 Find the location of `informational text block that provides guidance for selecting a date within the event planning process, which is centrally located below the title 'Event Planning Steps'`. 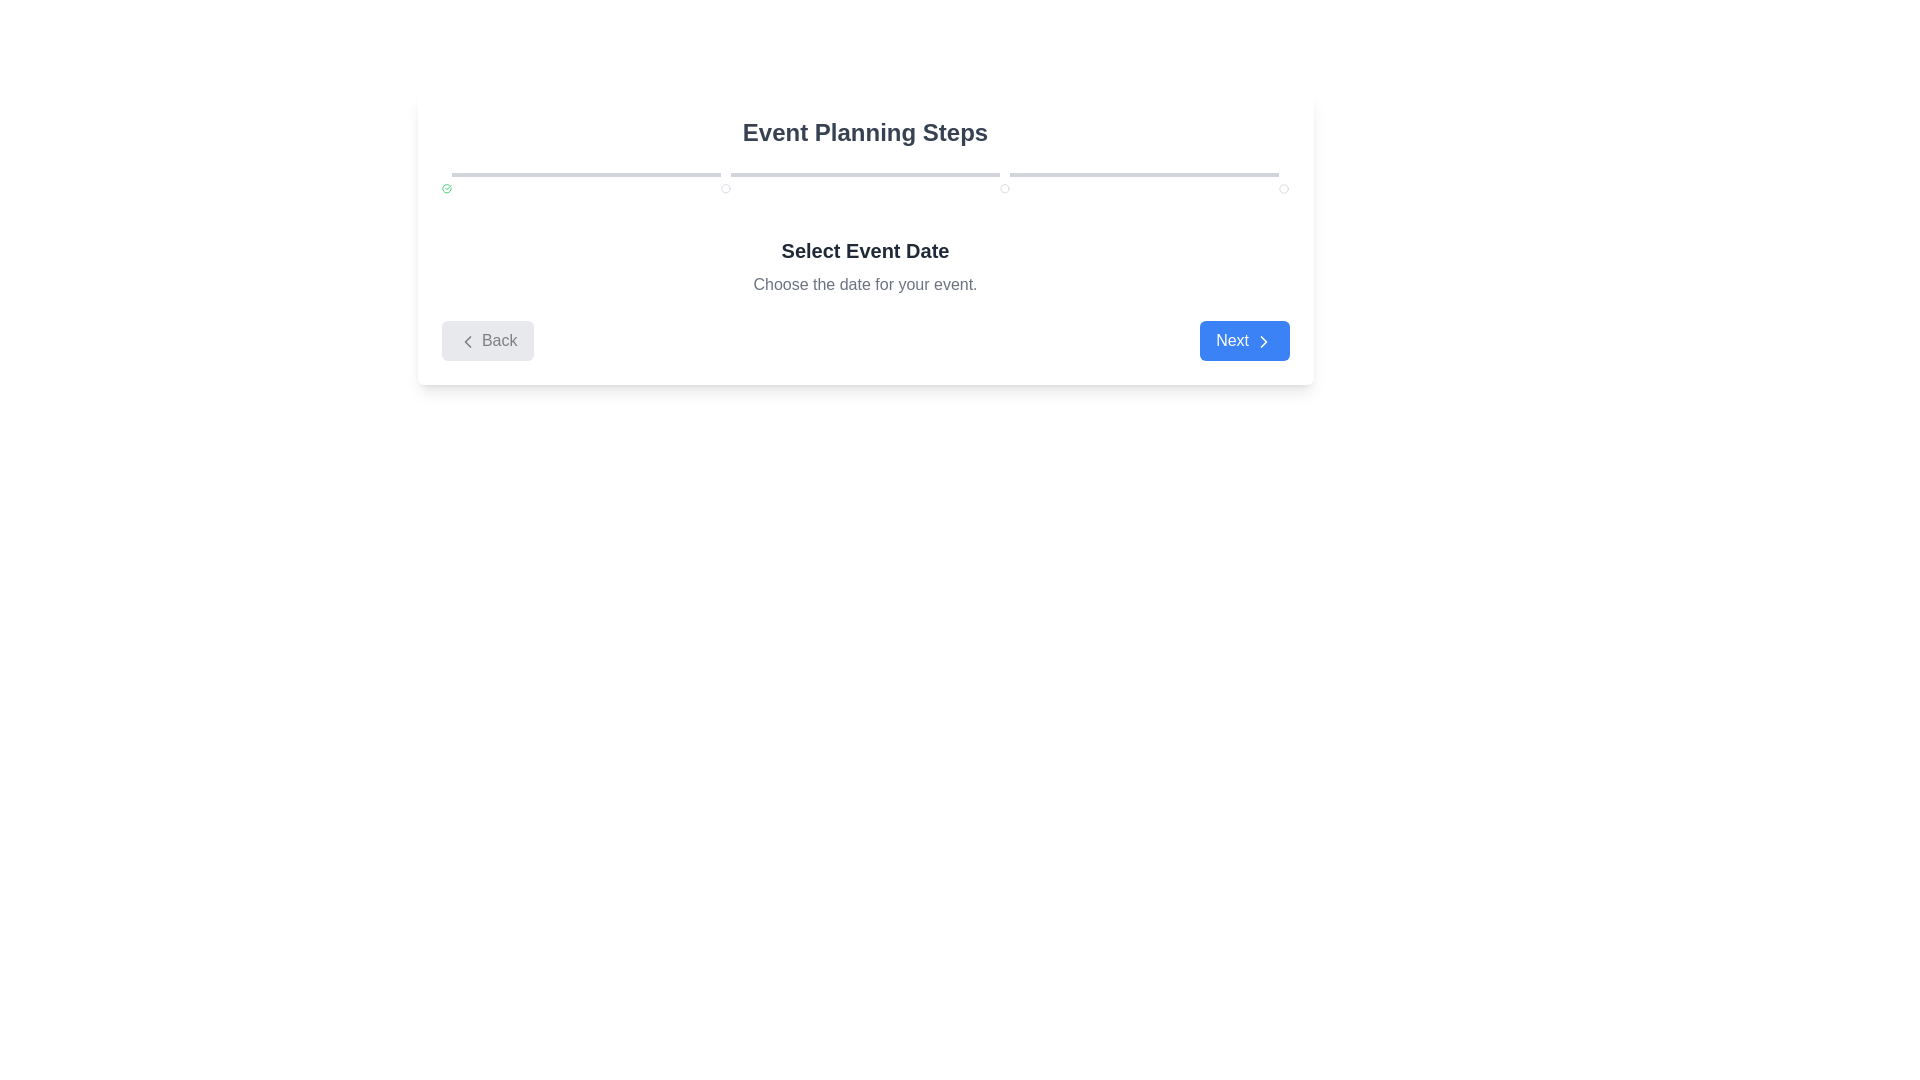

informational text block that provides guidance for selecting a date within the event planning process, which is centrally located below the title 'Event Planning Steps' is located at coordinates (865, 265).